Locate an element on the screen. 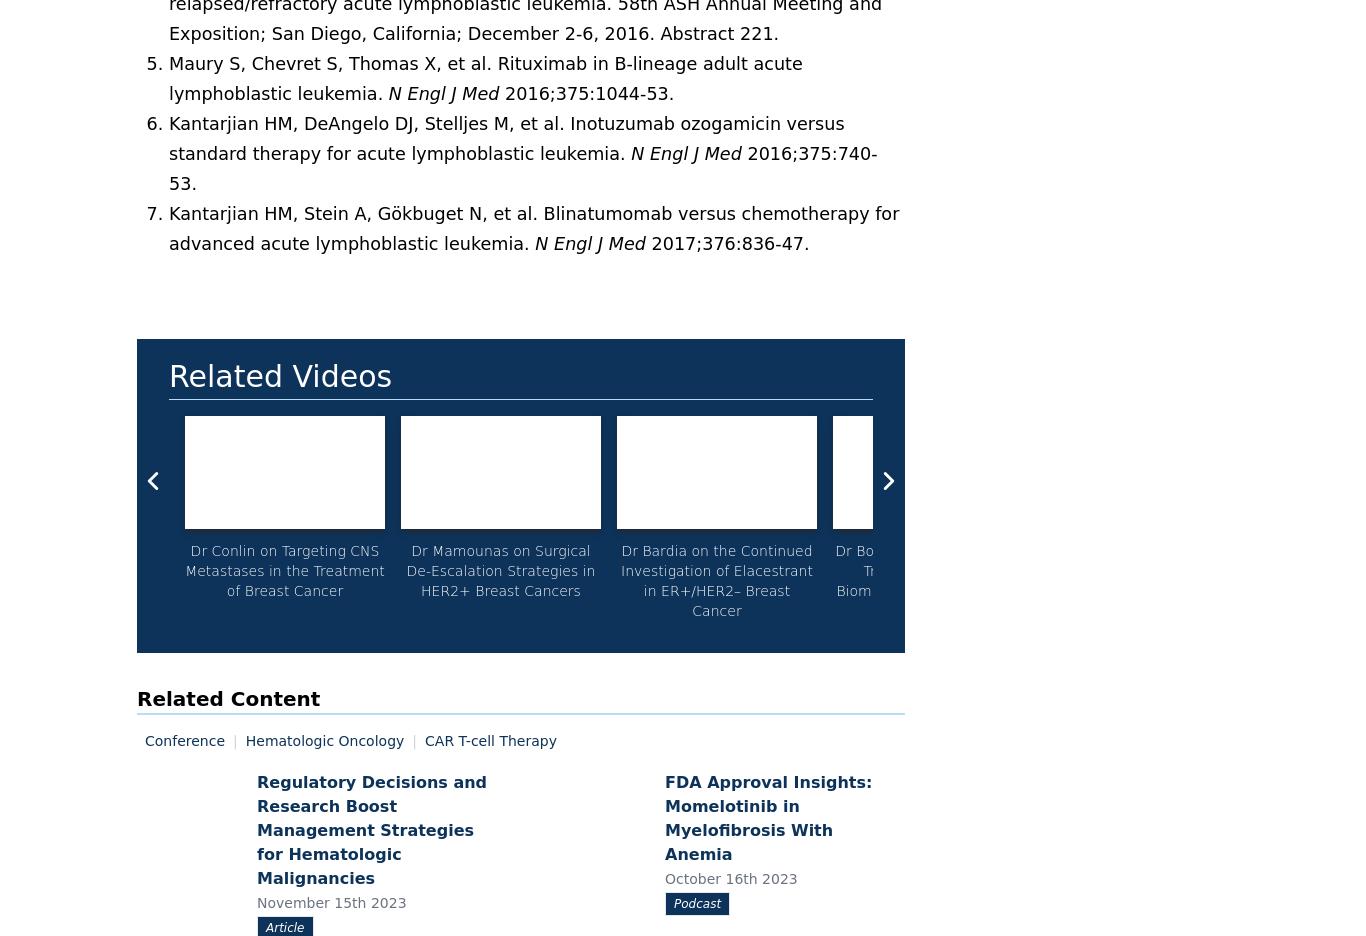 The height and width of the screenshot is (936, 1366). 'Conference' is located at coordinates (183, 739).